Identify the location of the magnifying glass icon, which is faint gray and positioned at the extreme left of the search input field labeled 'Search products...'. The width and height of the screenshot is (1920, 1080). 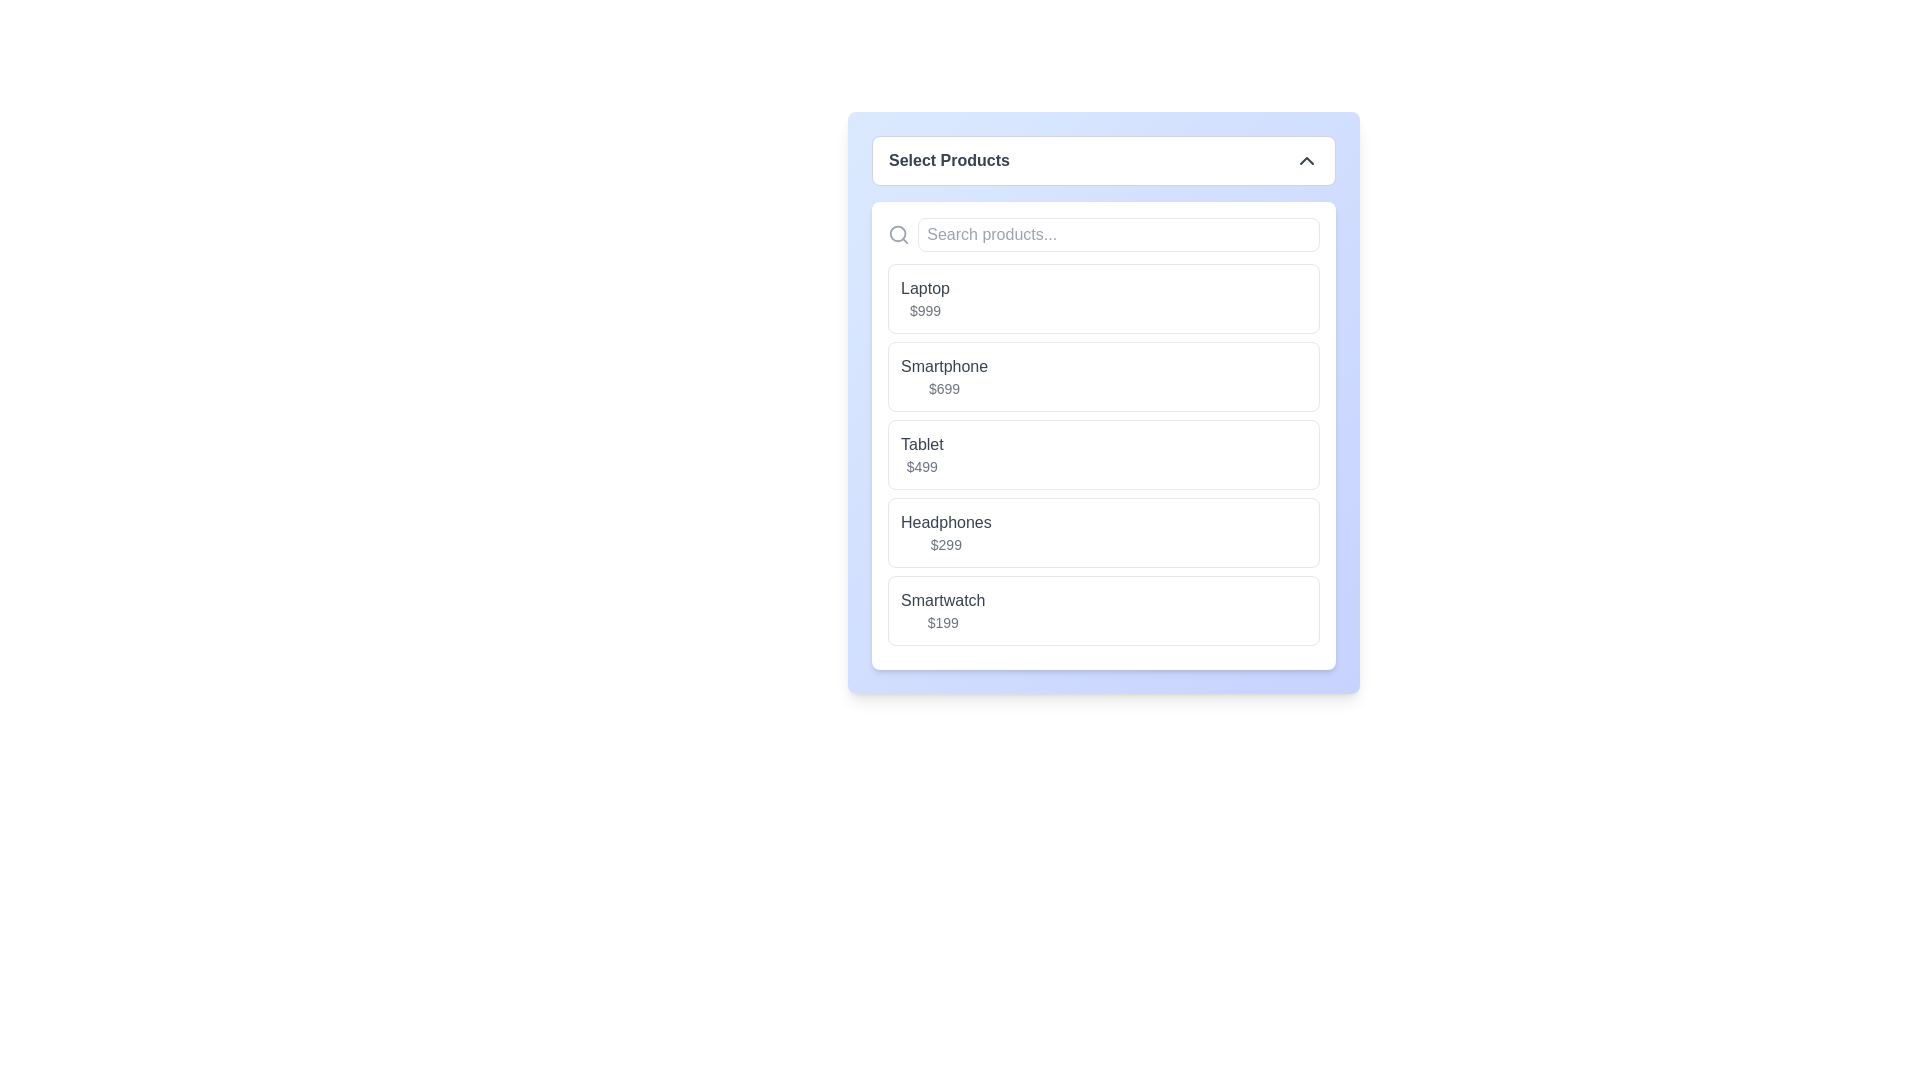
(898, 234).